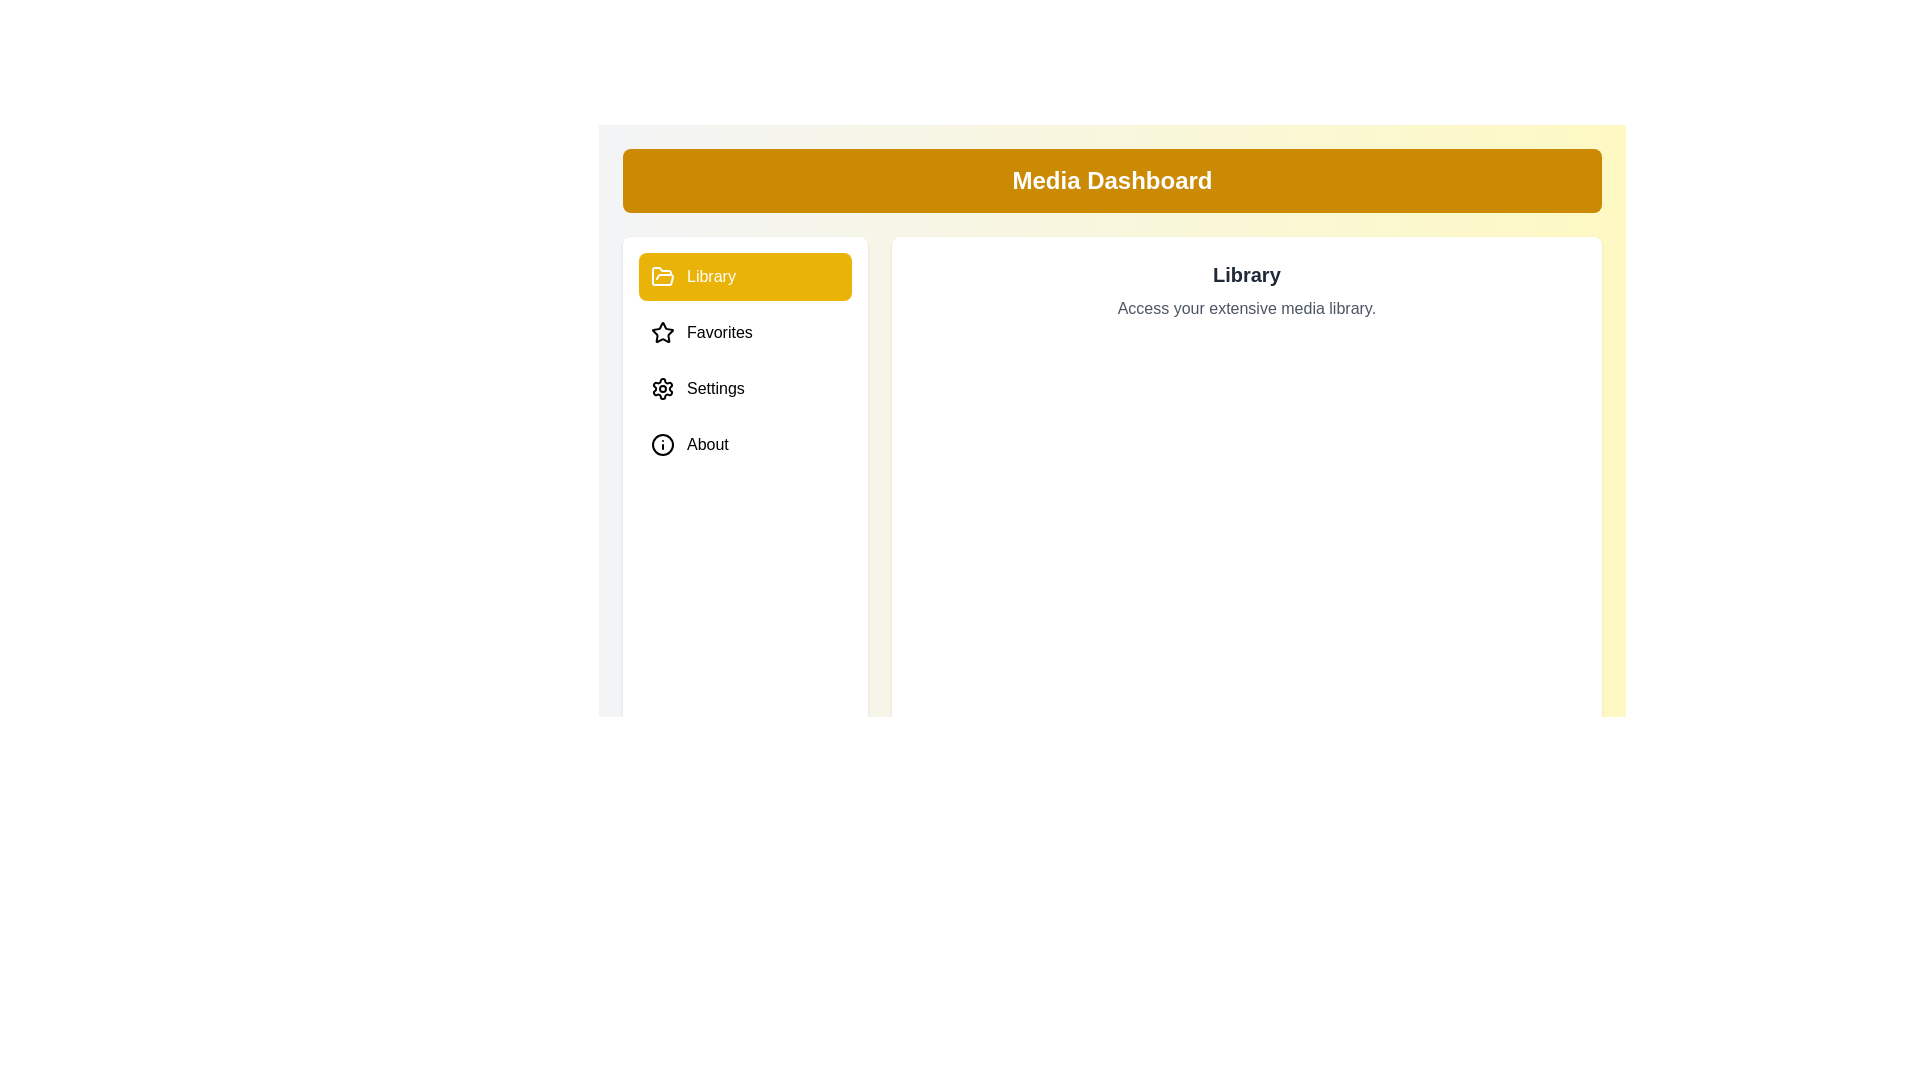  Describe the element at coordinates (744, 443) in the screenshot. I see `the About tab by clicking on its corresponding menu item` at that location.